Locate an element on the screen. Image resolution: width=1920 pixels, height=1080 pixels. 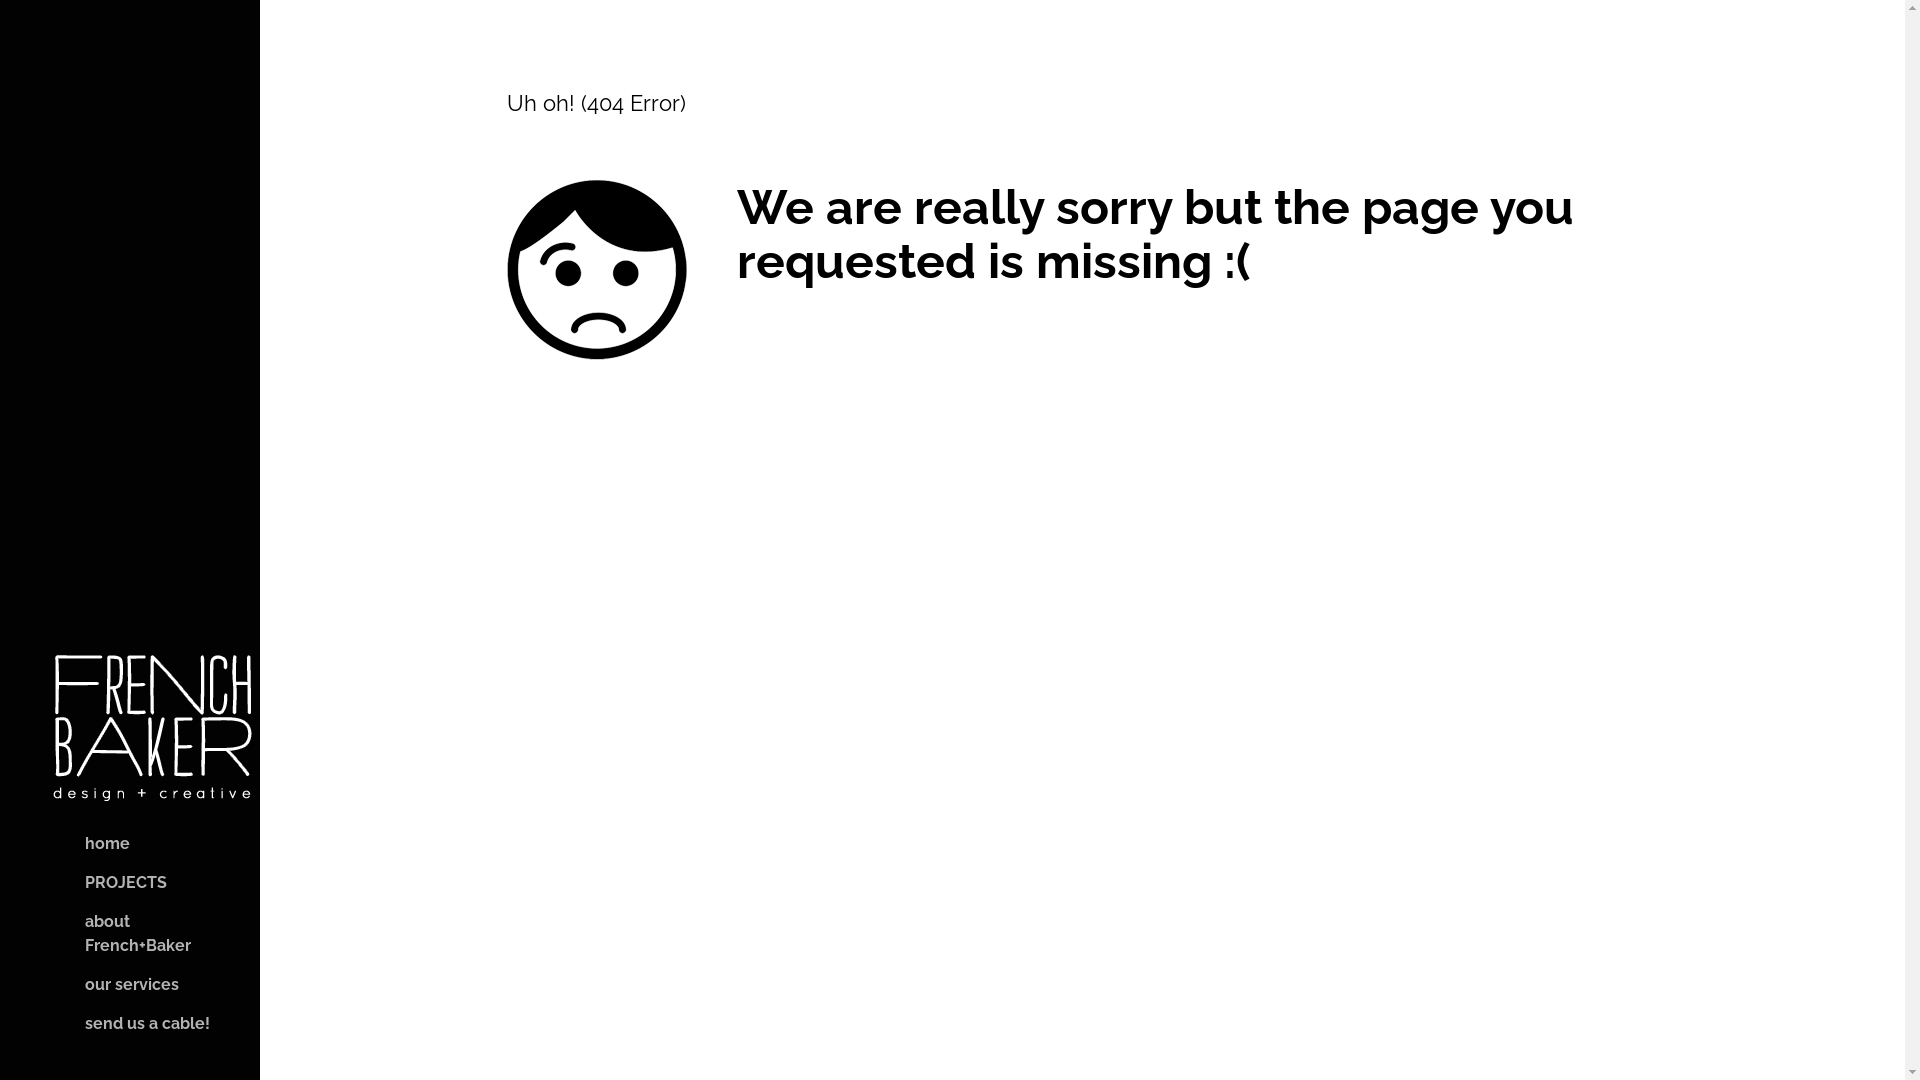
'our services' is located at coordinates (113, 983).